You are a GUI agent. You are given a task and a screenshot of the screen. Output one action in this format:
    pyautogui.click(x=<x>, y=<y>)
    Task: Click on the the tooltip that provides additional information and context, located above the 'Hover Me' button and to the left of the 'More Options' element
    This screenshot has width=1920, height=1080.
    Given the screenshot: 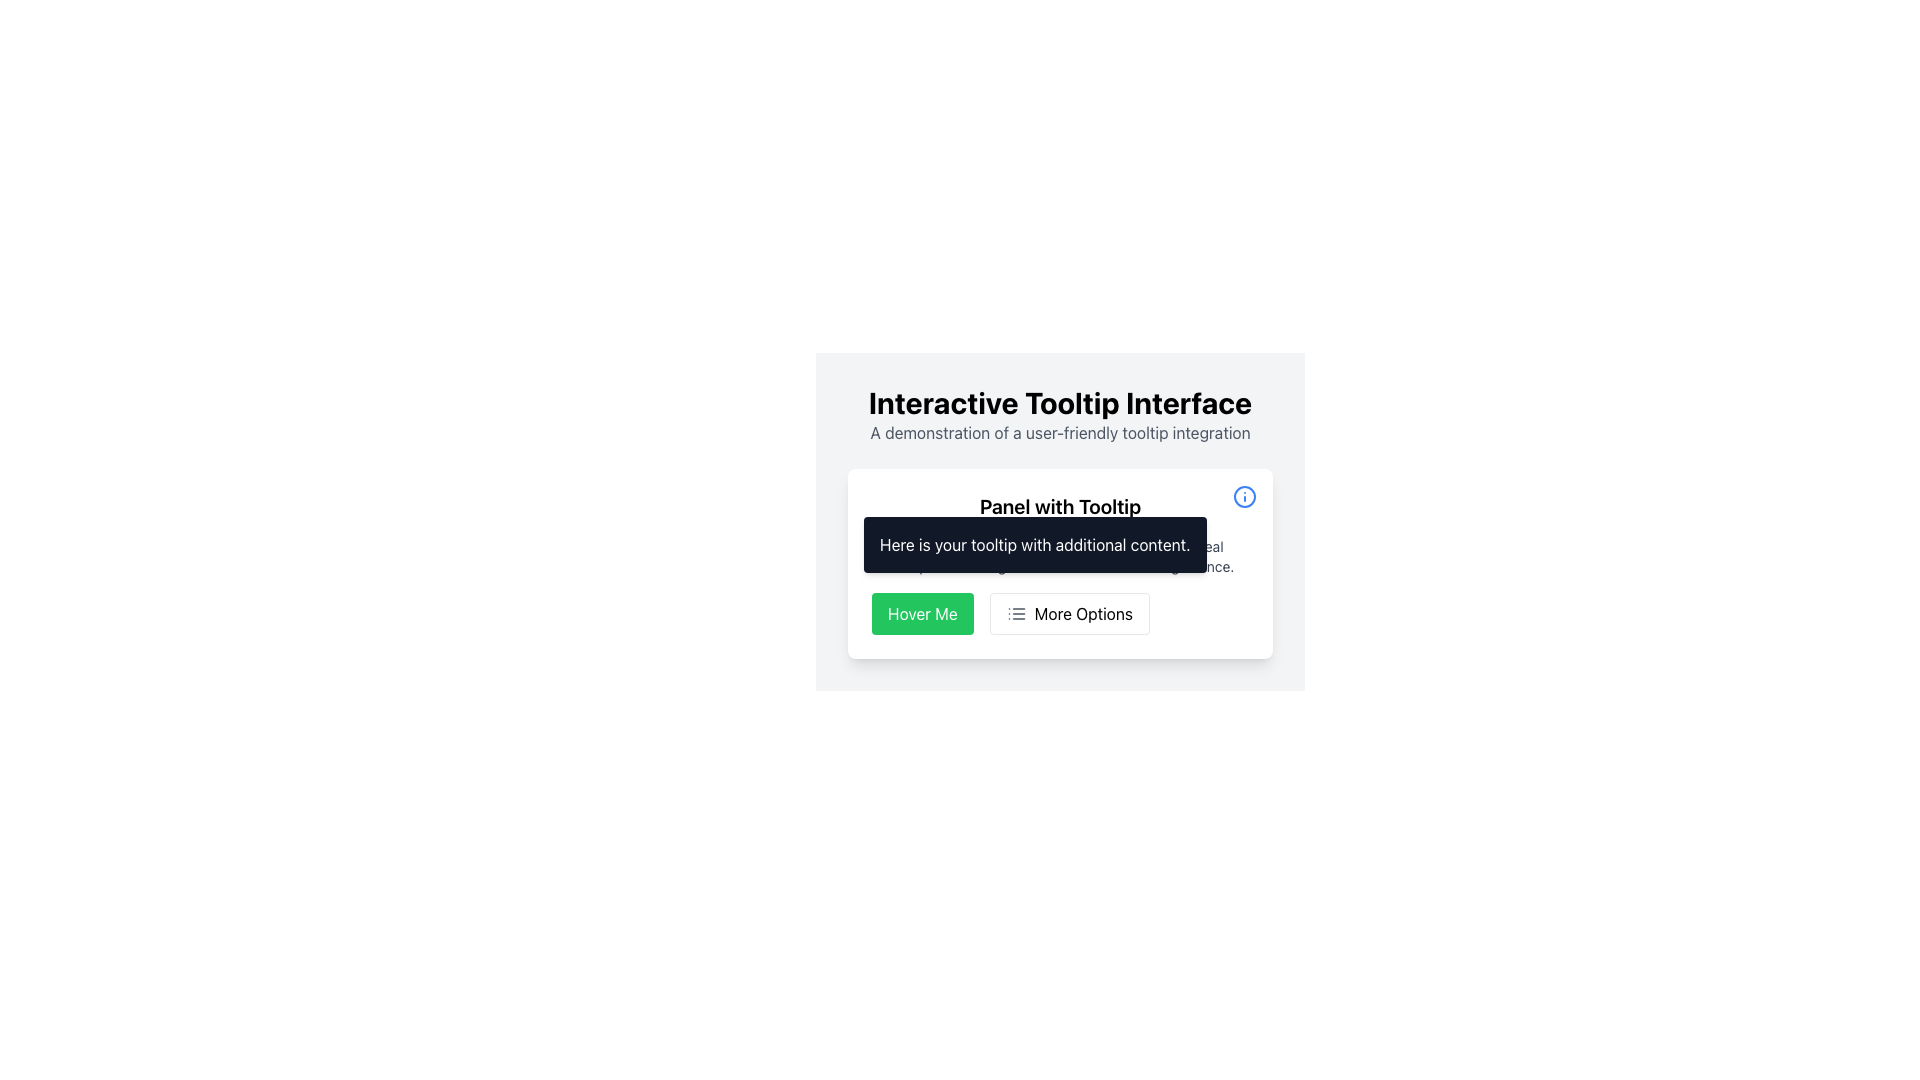 What is the action you would take?
    pyautogui.click(x=1035, y=544)
    